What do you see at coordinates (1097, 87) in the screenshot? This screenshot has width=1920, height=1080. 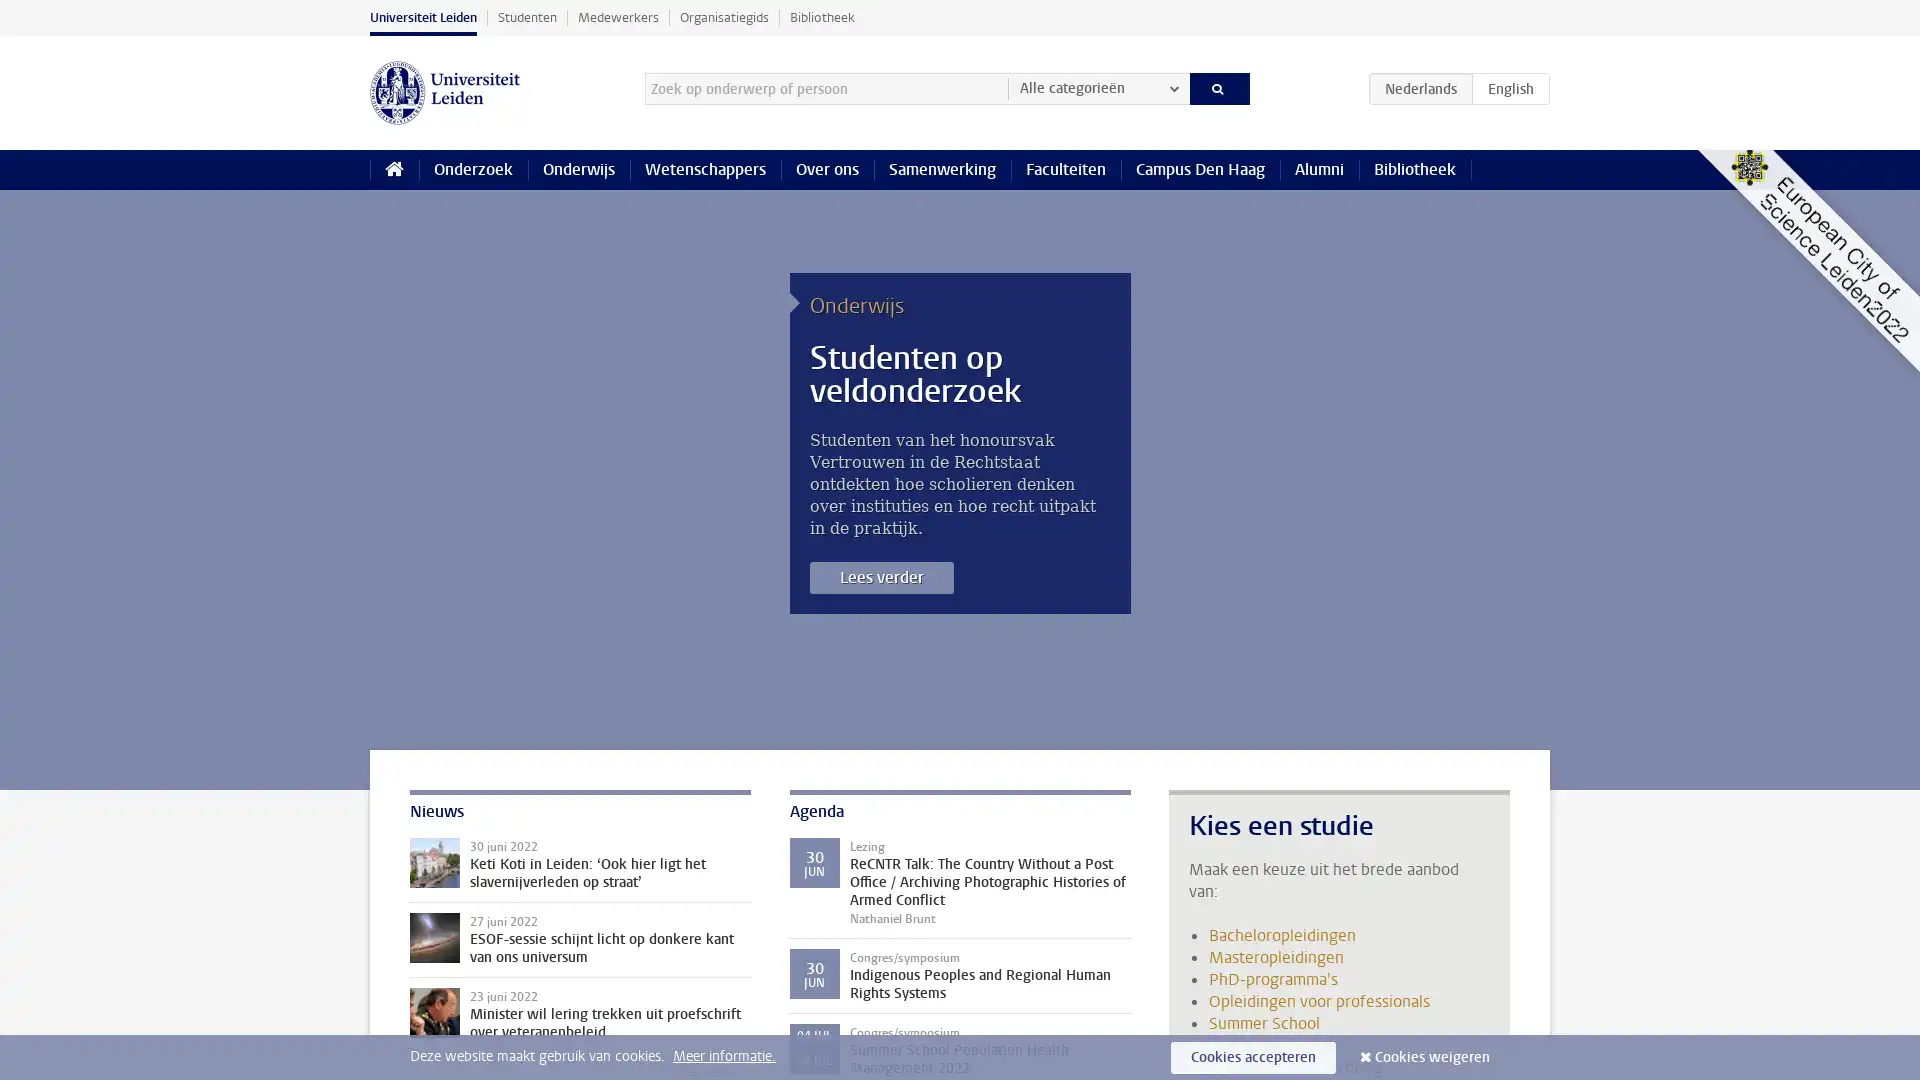 I see `Alle categorieen` at bounding box center [1097, 87].